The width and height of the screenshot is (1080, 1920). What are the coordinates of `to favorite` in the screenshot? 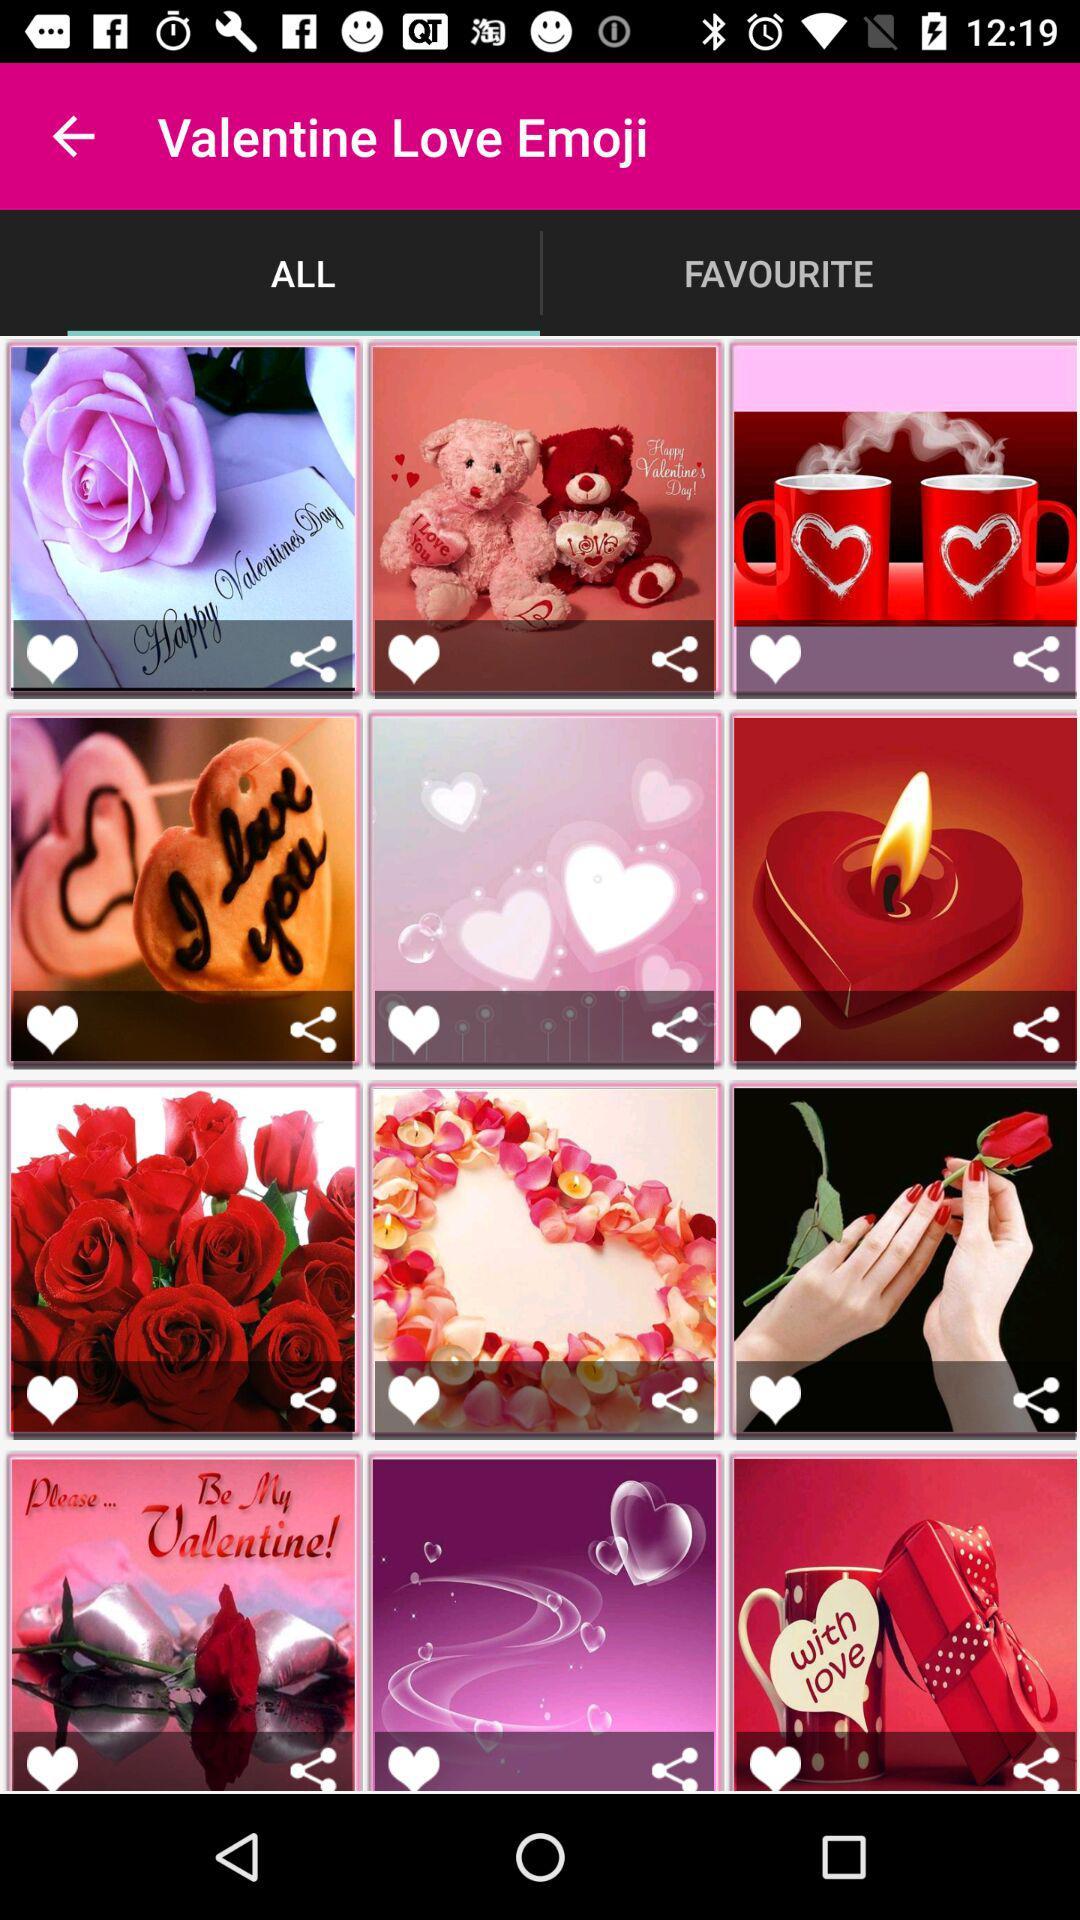 It's located at (412, 659).